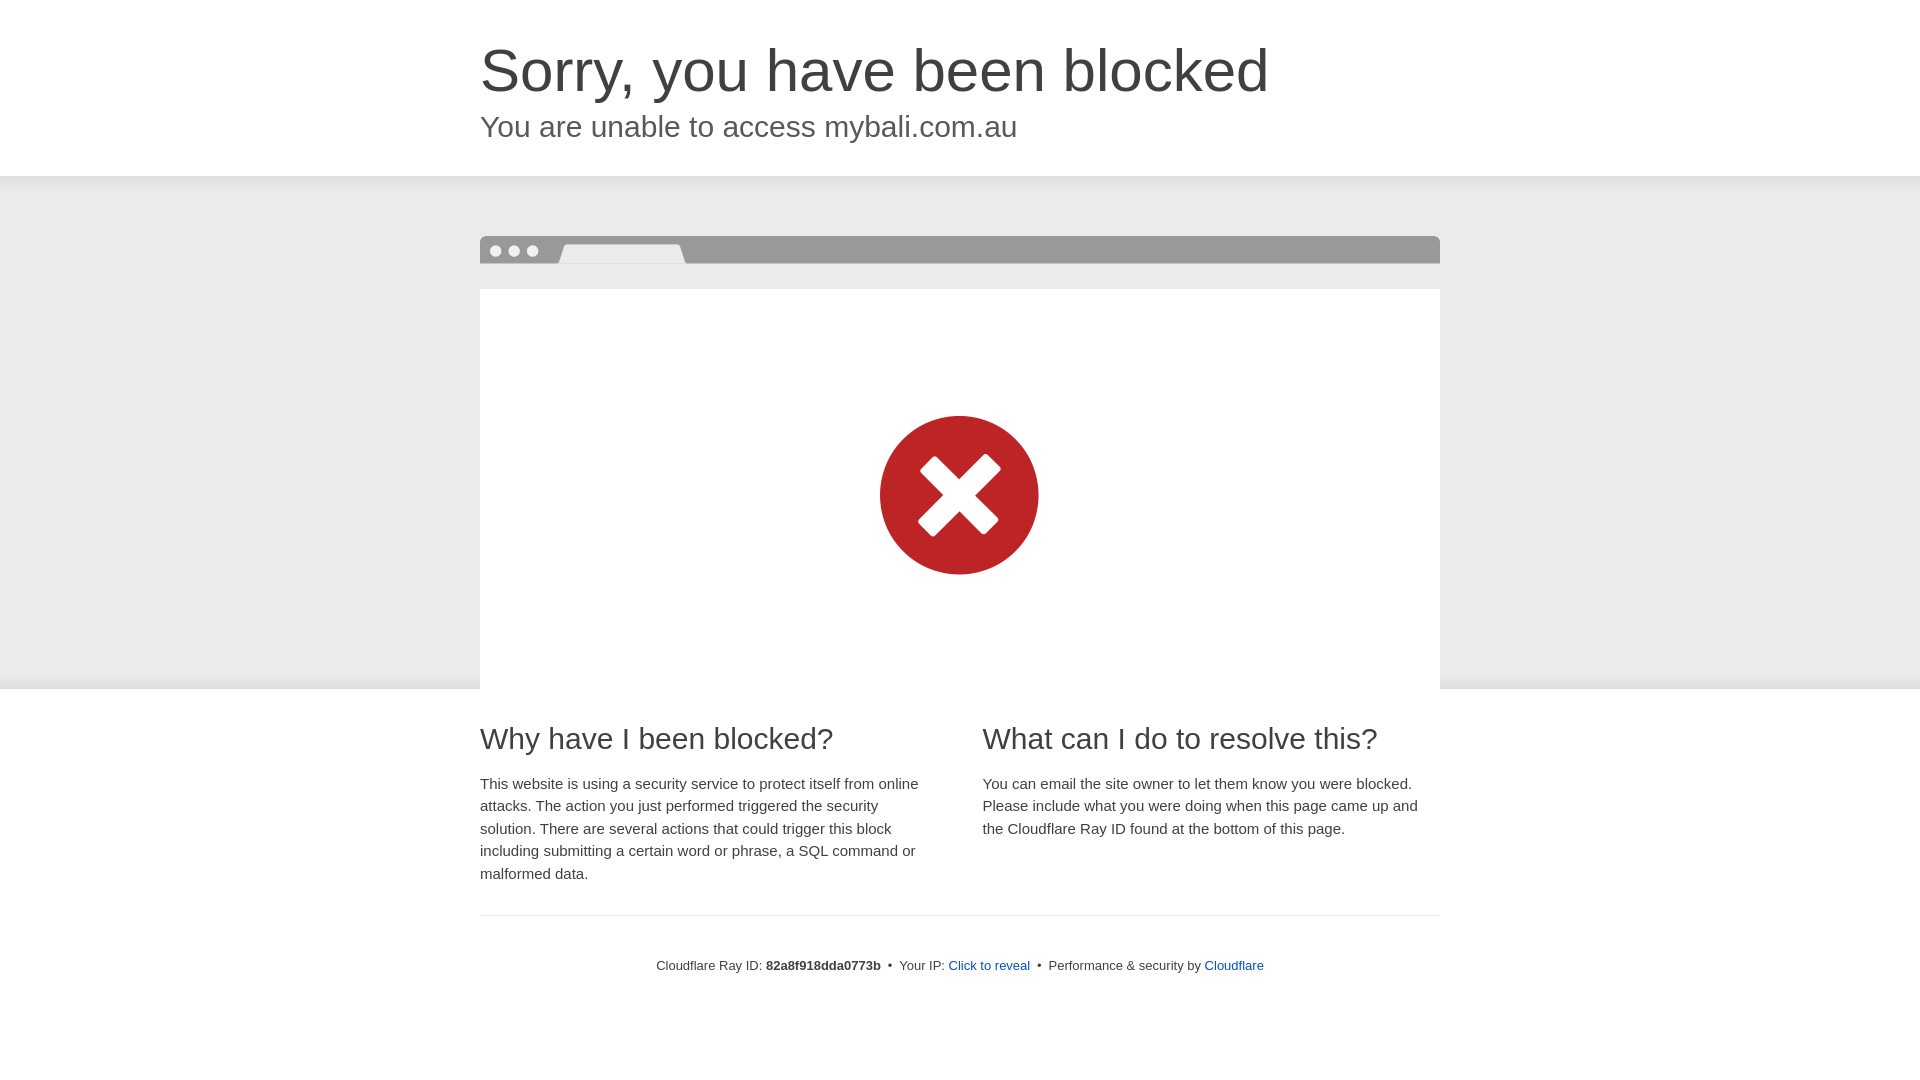 The height and width of the screenshot is (1080, 1920). Describe the element at coordinates (1233, 964) in the screenshot. I see `'Cloudflare'` at that location.